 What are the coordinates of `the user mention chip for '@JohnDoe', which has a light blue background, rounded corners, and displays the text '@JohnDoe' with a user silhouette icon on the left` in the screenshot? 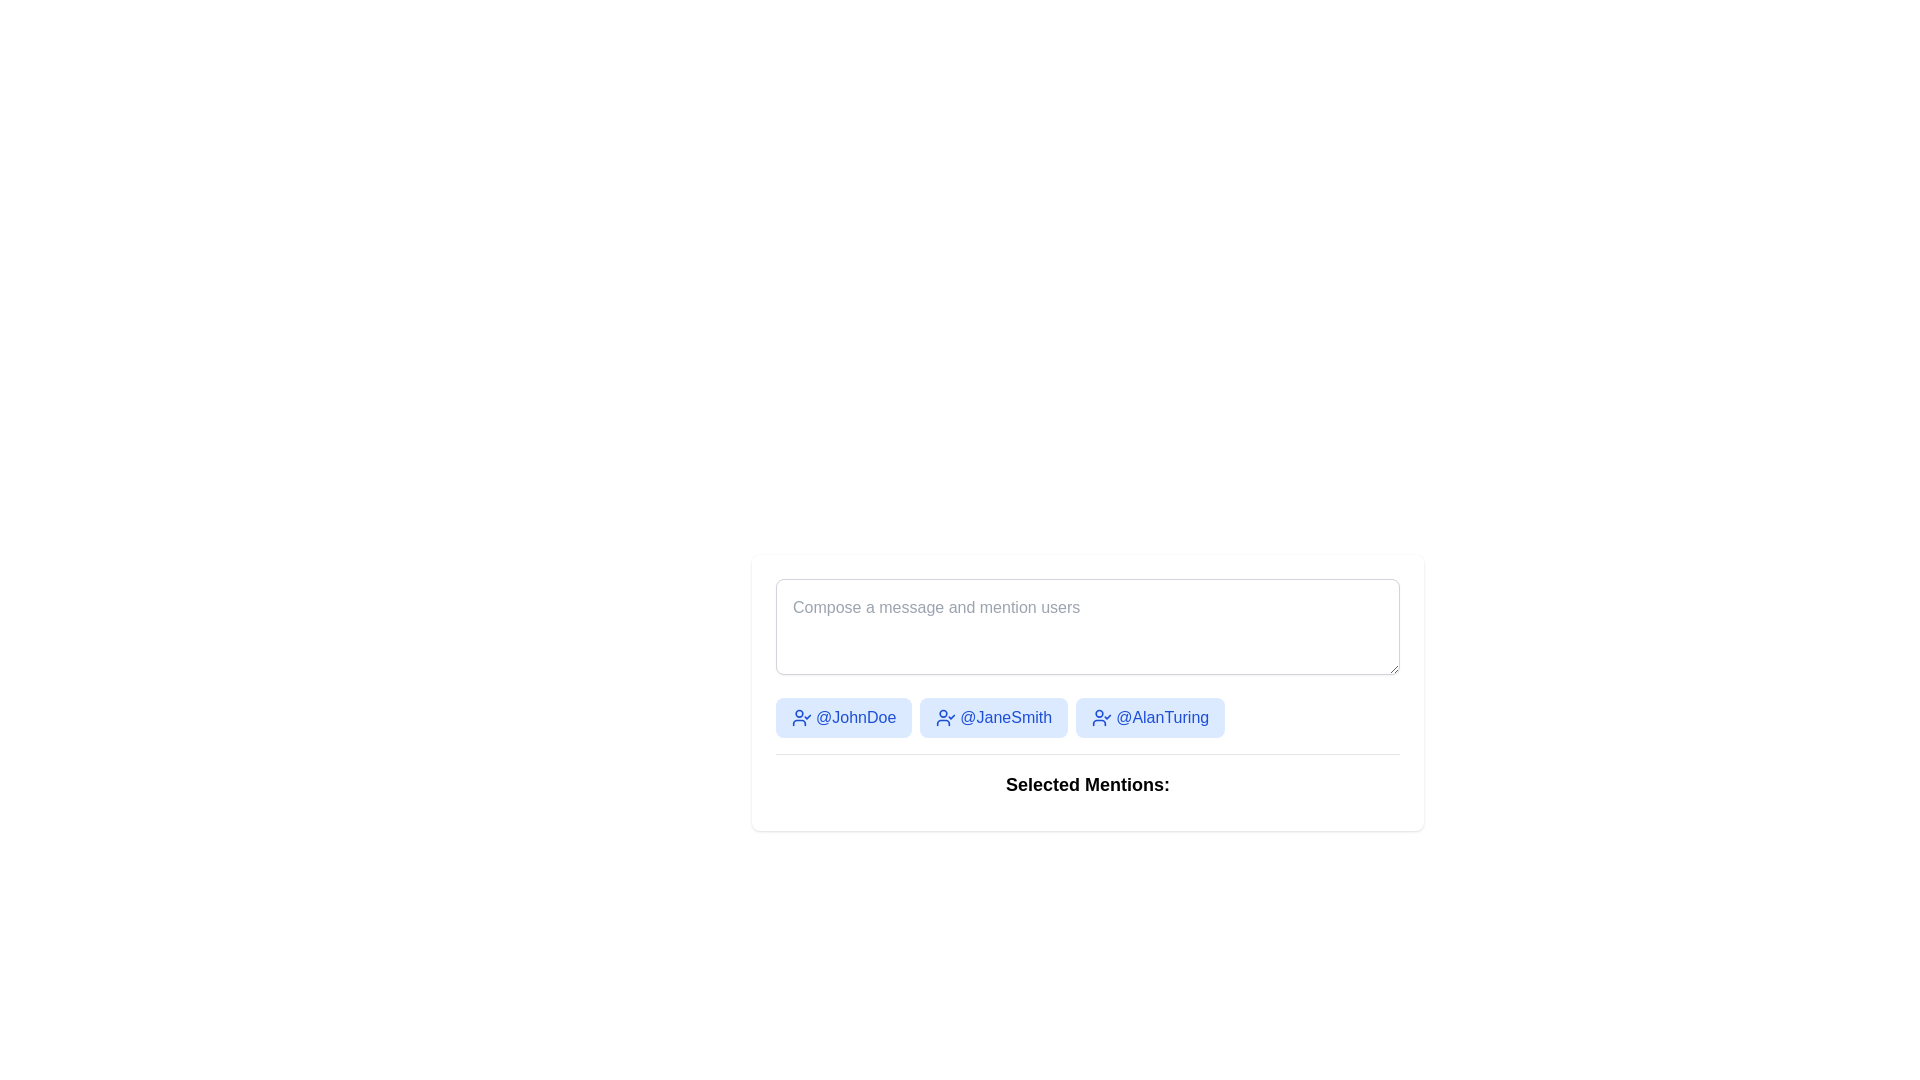 It's located at (844, 716).